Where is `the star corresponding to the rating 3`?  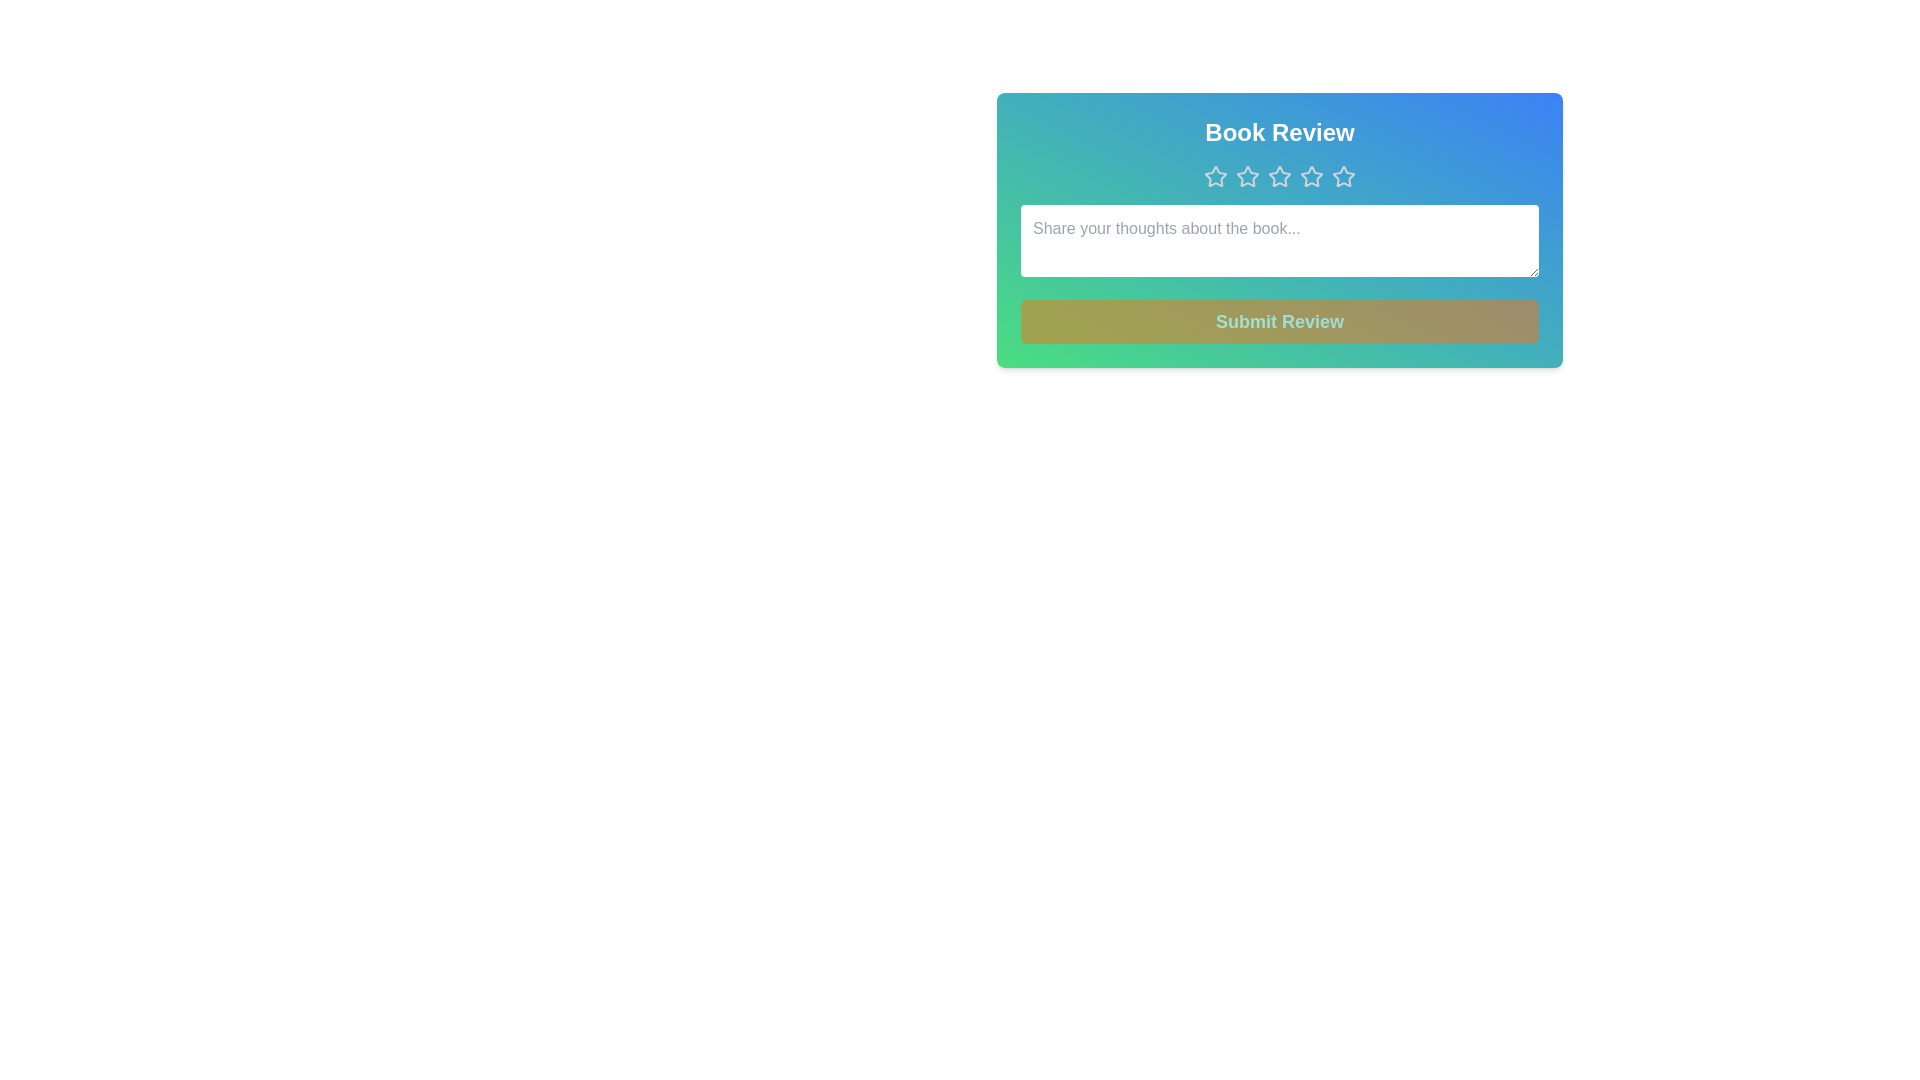
the star corresponding to the rating 3 is located at coordinates (1280, 176).